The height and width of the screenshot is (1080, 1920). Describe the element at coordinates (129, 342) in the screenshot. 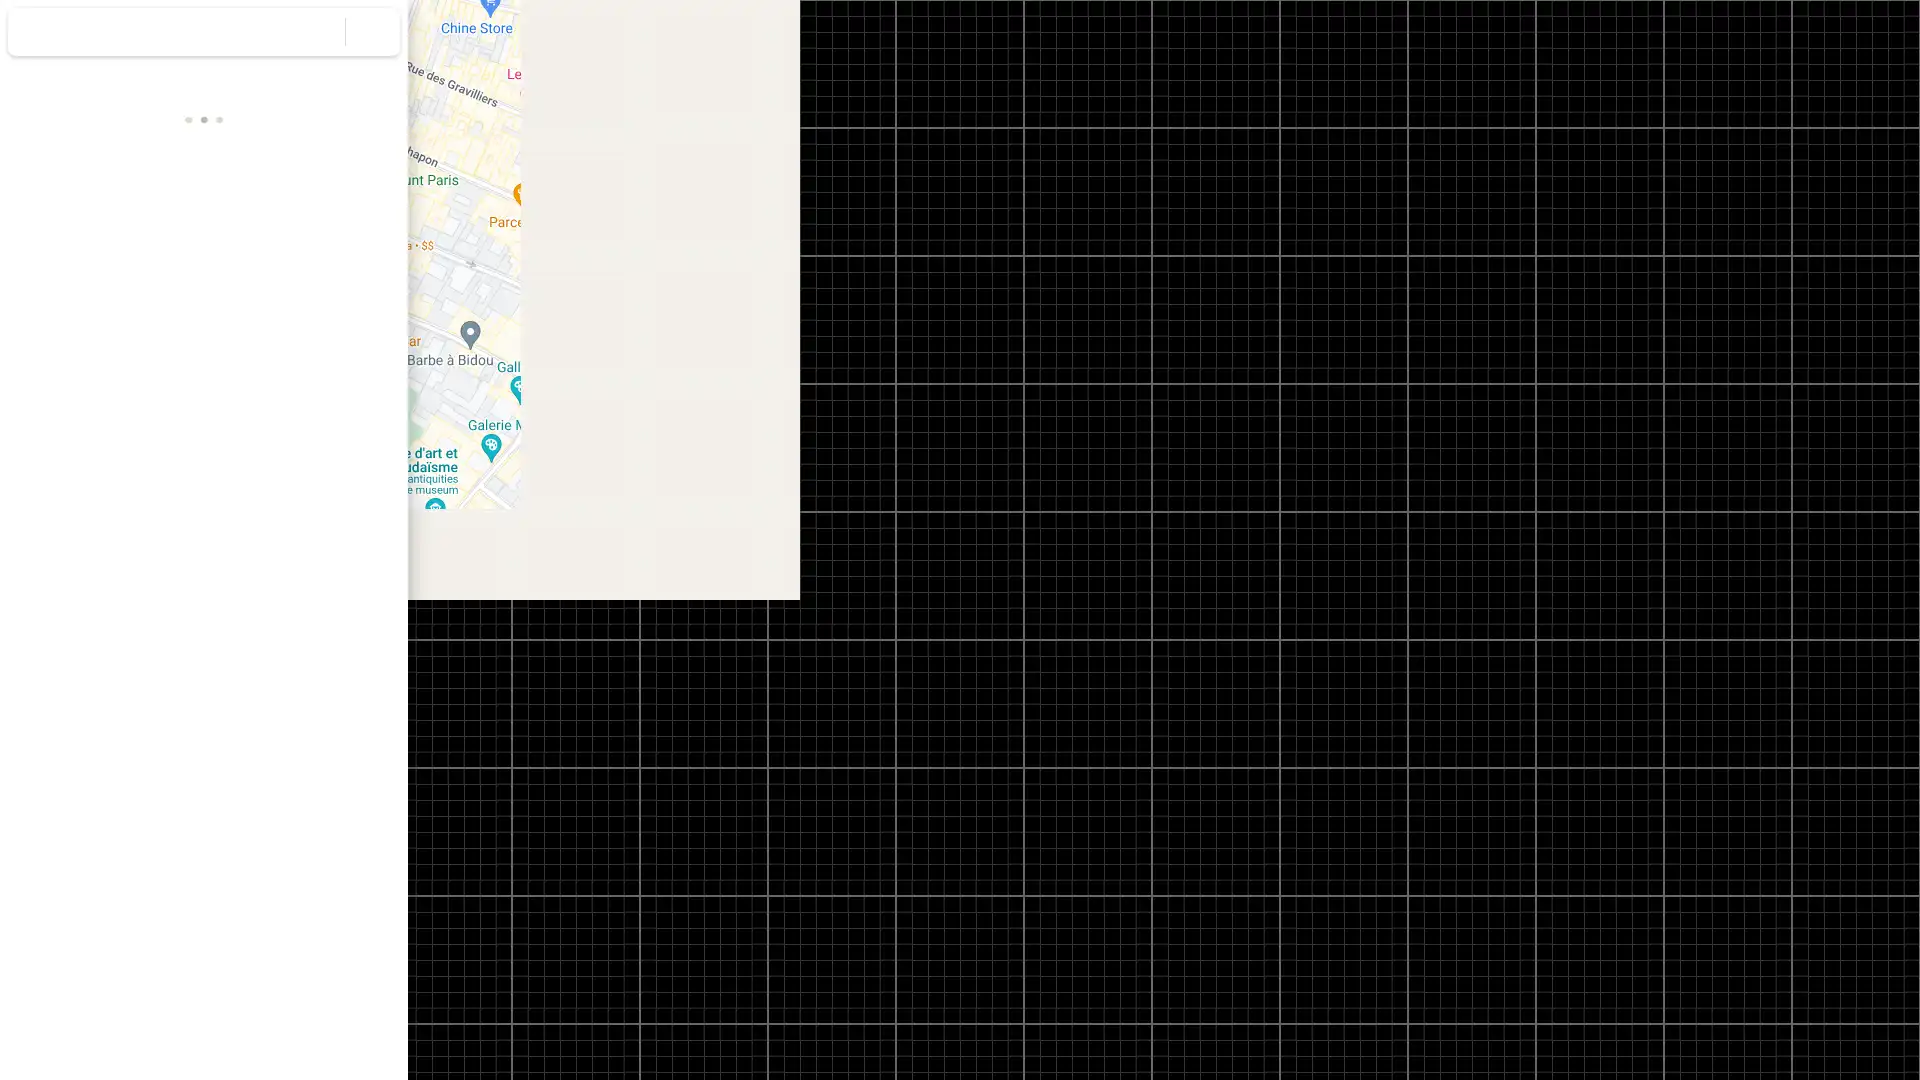

I see `Save 5 Rue de Palestro in your lists` at that location.